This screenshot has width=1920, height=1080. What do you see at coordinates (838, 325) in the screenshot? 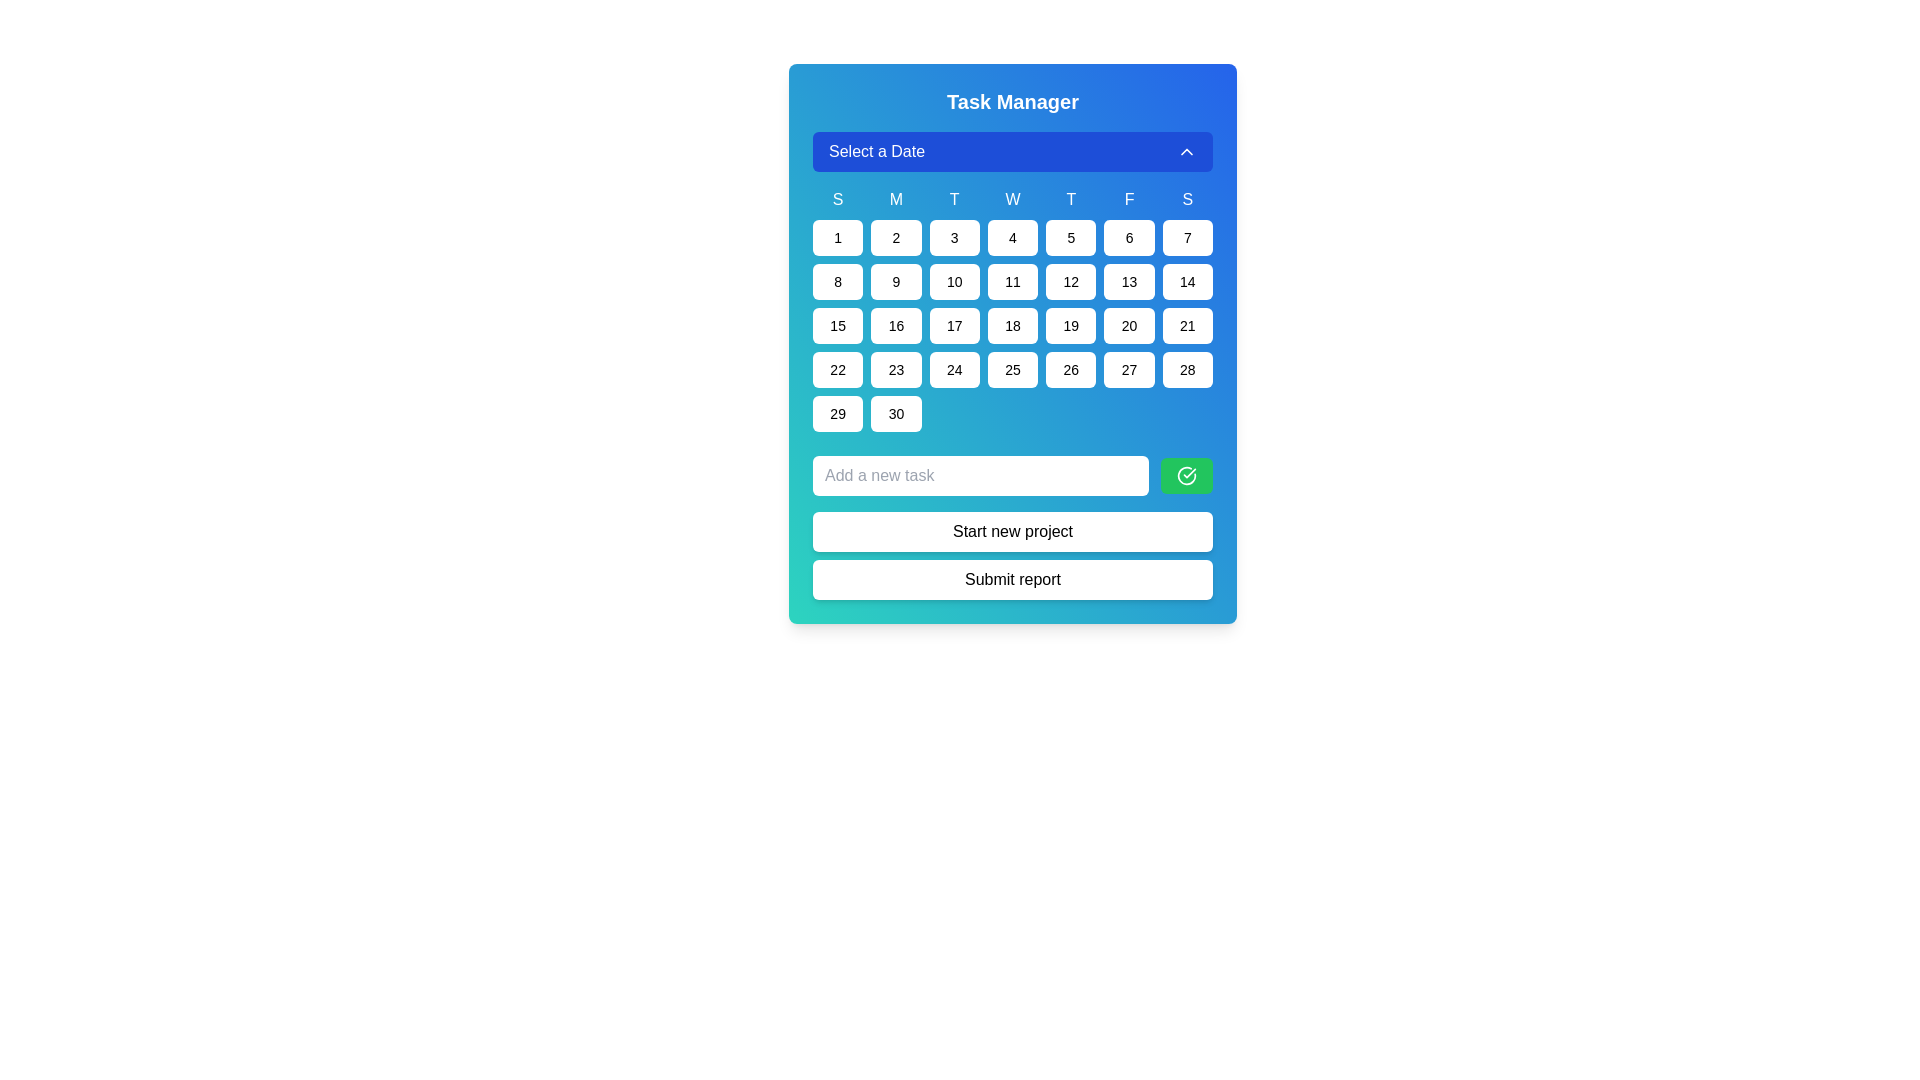
I see `the button that allows users` at bounding box center [838, 325].